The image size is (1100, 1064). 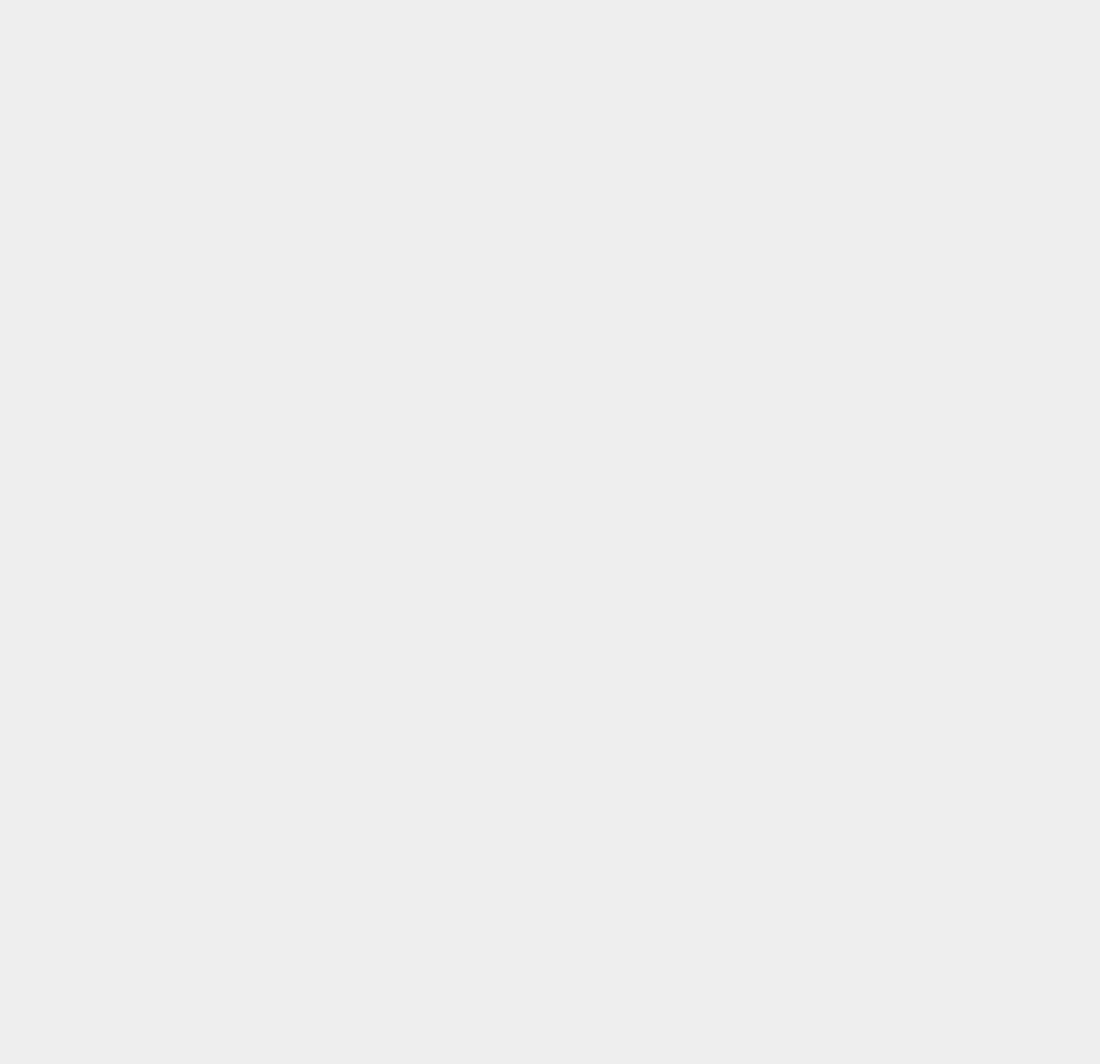 I want to click on 'Torrent', so click(x=800, y=779).